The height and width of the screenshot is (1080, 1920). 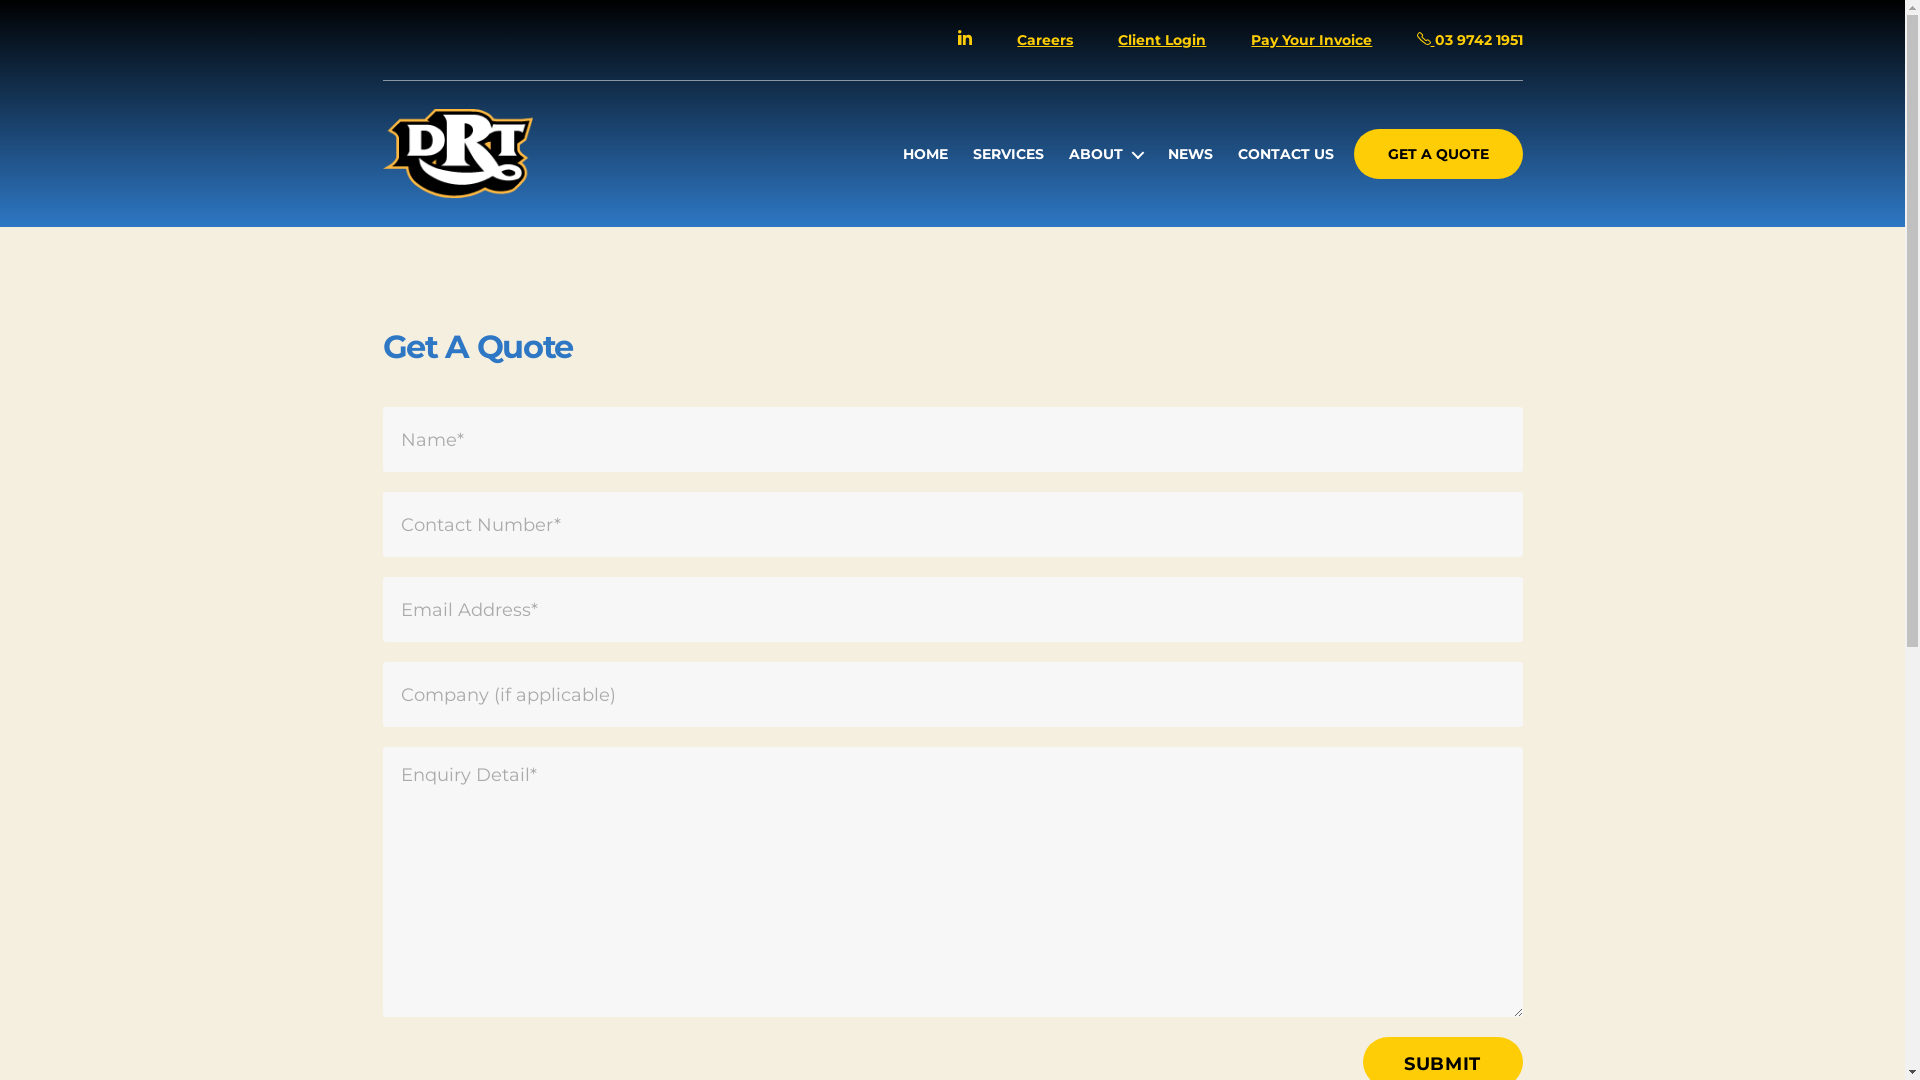 What do you see at coordinates (1190, 153) in the screenshot?
I see `'NEWS'` at bounding box center [1190, 153].